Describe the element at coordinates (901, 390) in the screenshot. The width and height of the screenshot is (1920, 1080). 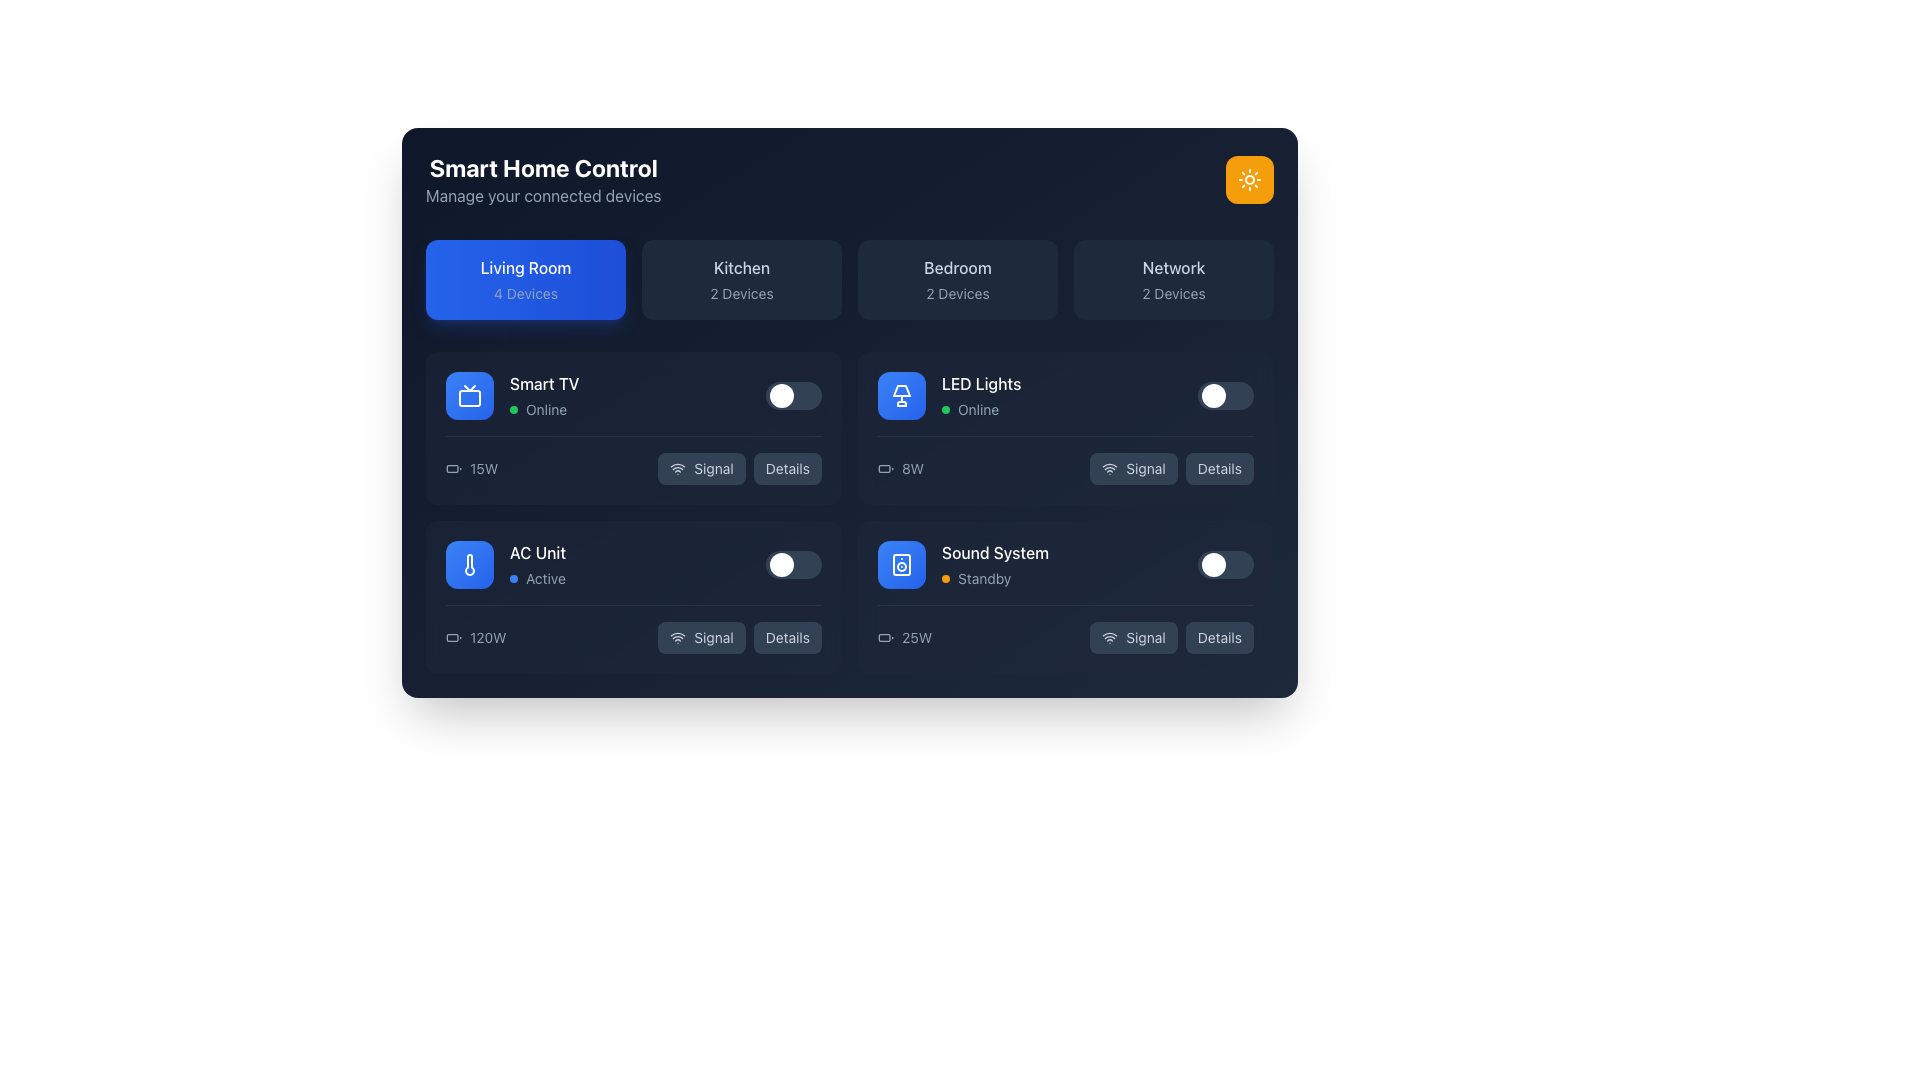
I see `the triangular SVG graphic located in the top right corner of the interface` at that location.